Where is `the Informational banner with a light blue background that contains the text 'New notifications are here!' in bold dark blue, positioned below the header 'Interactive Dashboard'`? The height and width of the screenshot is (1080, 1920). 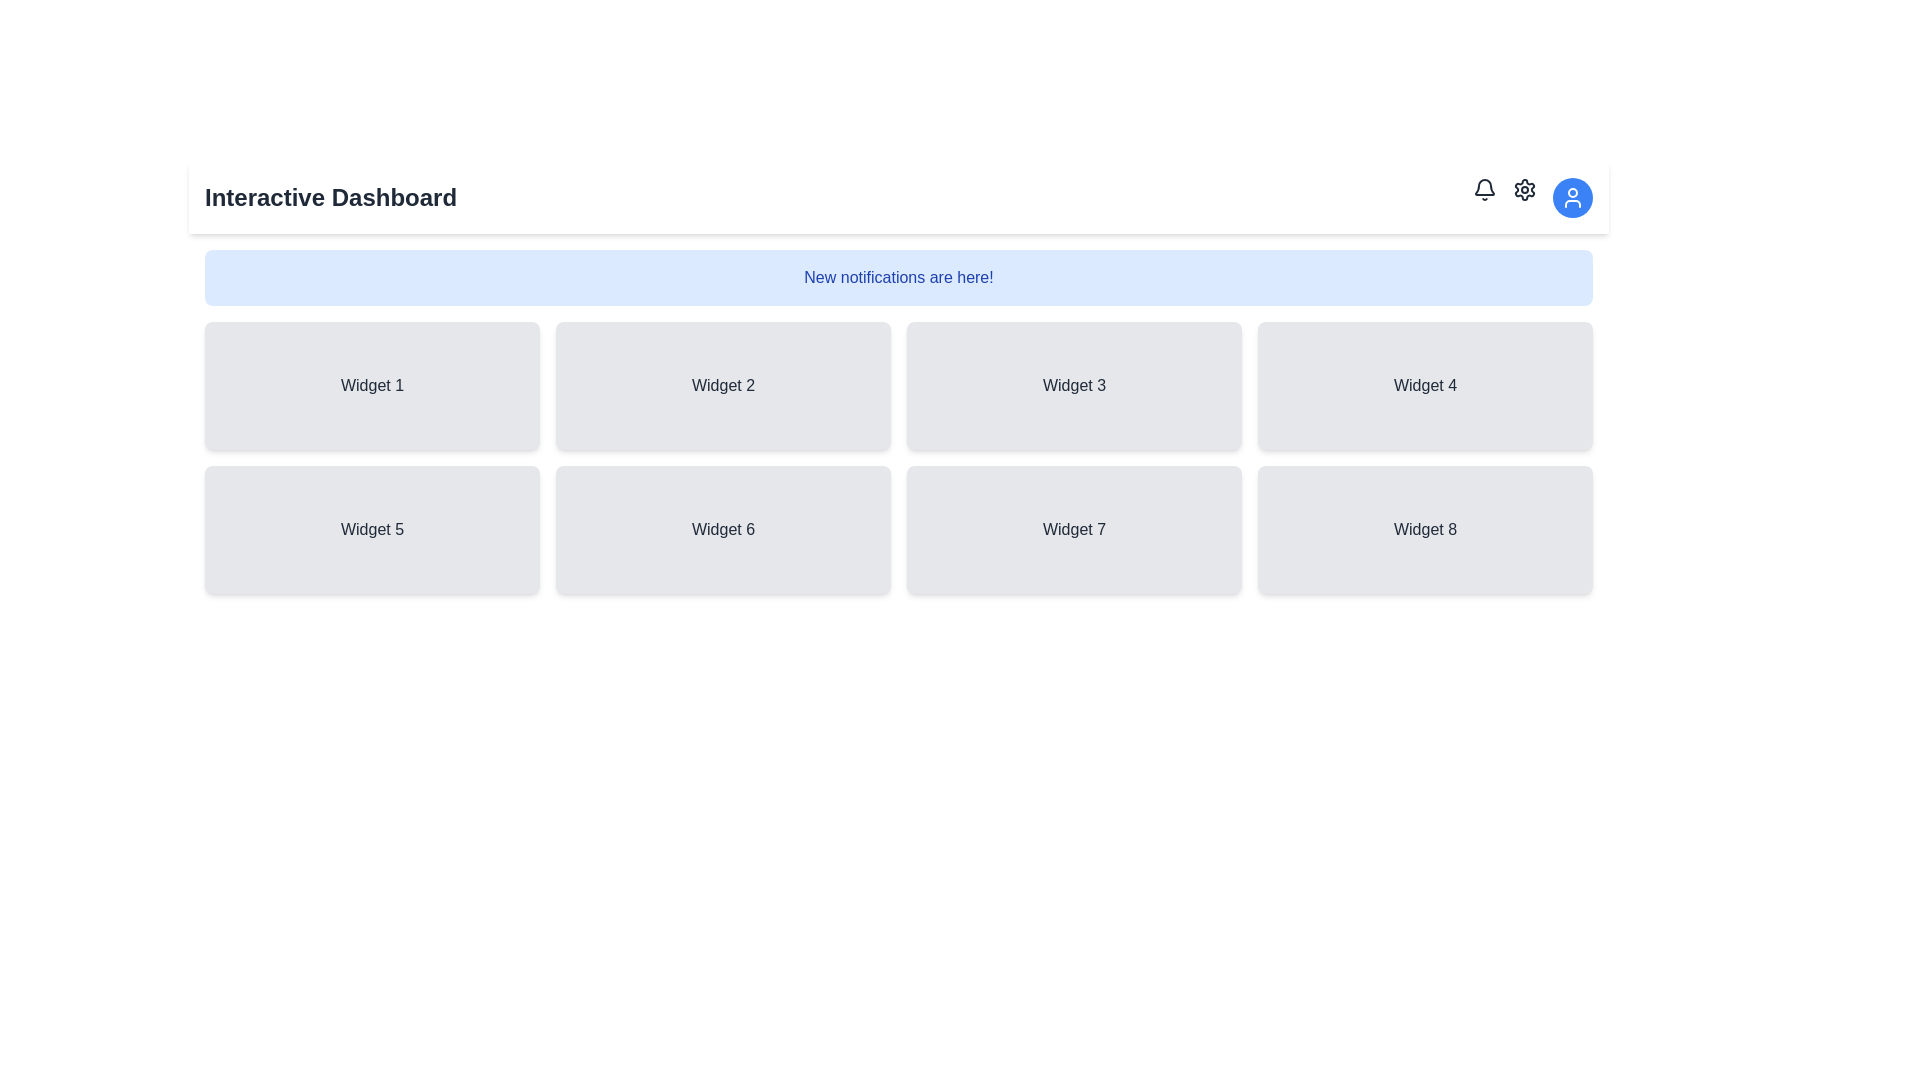
the Informational banner with a light blue background that contains the text 'New notifications are here!' in bold dark blue, positioned below the header 'Interactive Dashboard' is located at coordinates (897, 277).